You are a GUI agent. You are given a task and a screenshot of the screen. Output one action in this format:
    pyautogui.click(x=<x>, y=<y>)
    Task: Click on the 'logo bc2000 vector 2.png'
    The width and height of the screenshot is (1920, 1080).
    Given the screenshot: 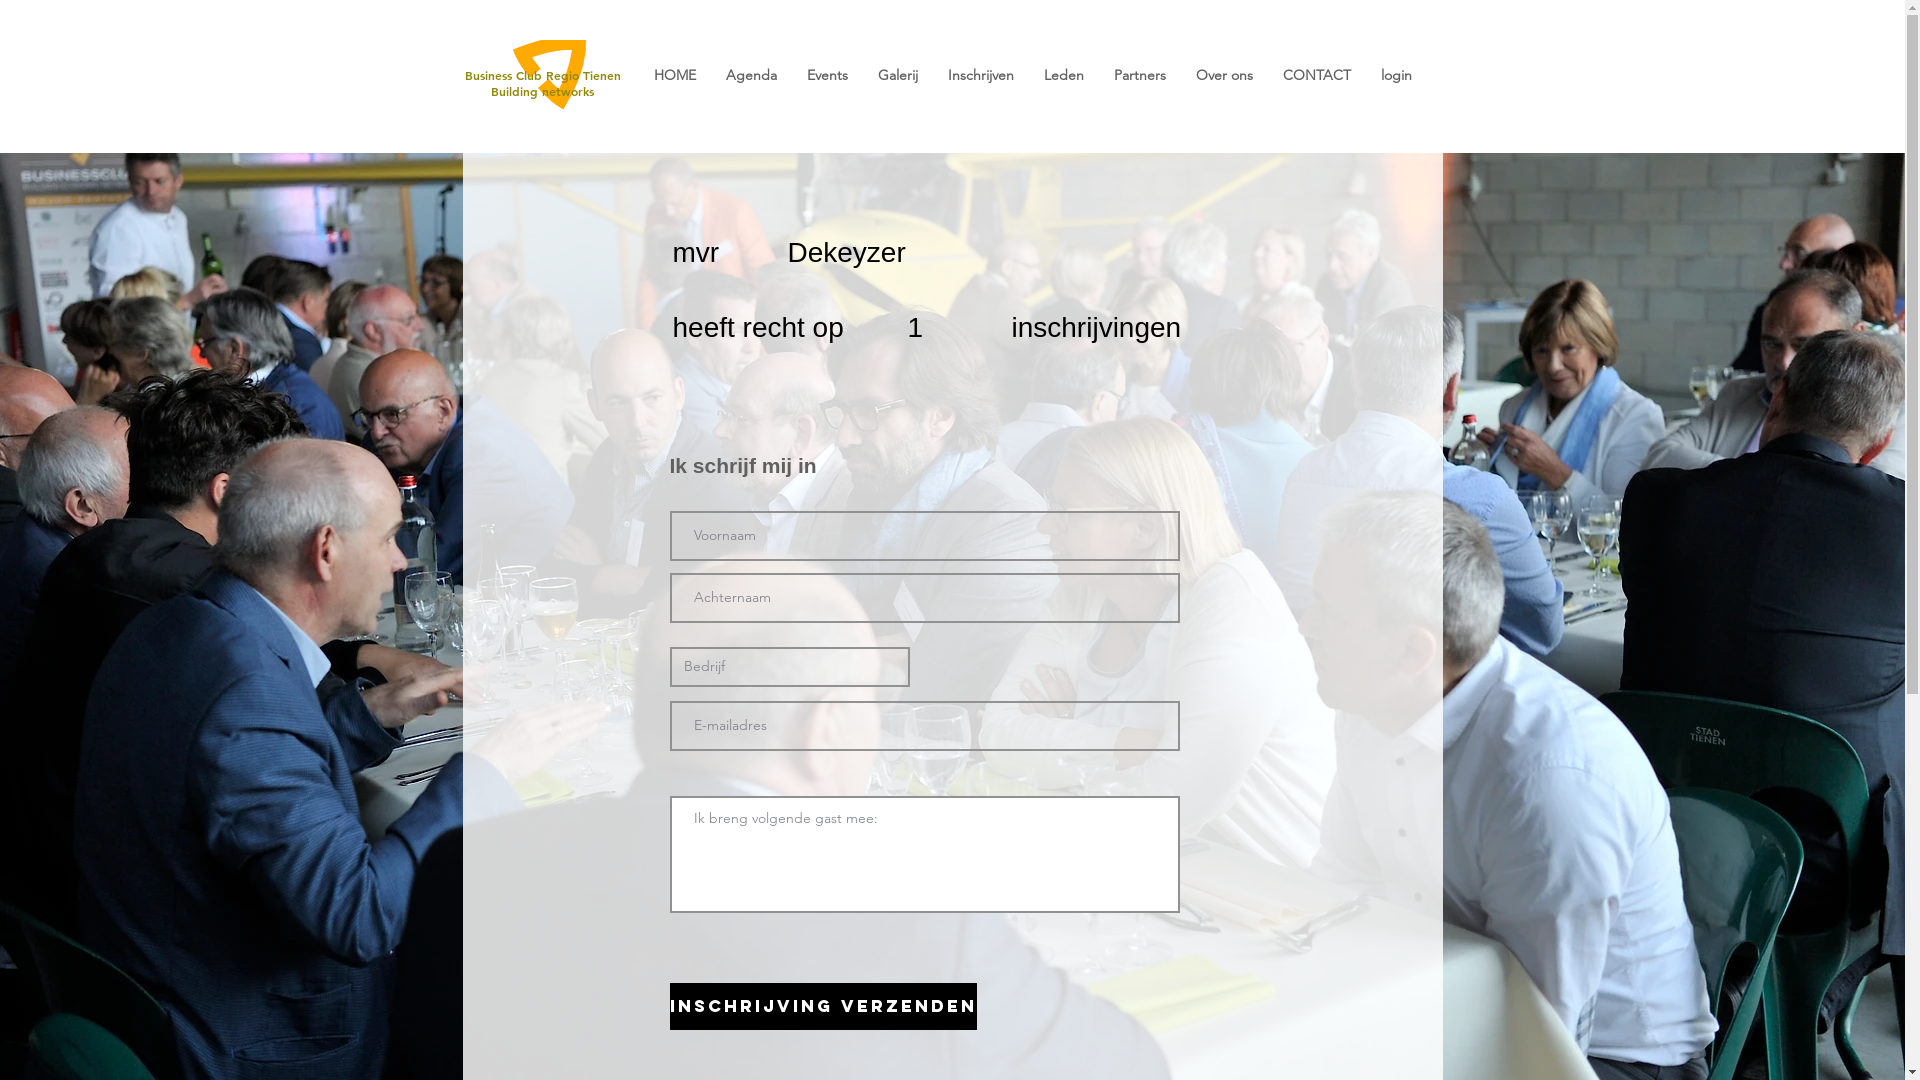 What is the action you would take?
    pyautogui.click(x=505, y=73)
    